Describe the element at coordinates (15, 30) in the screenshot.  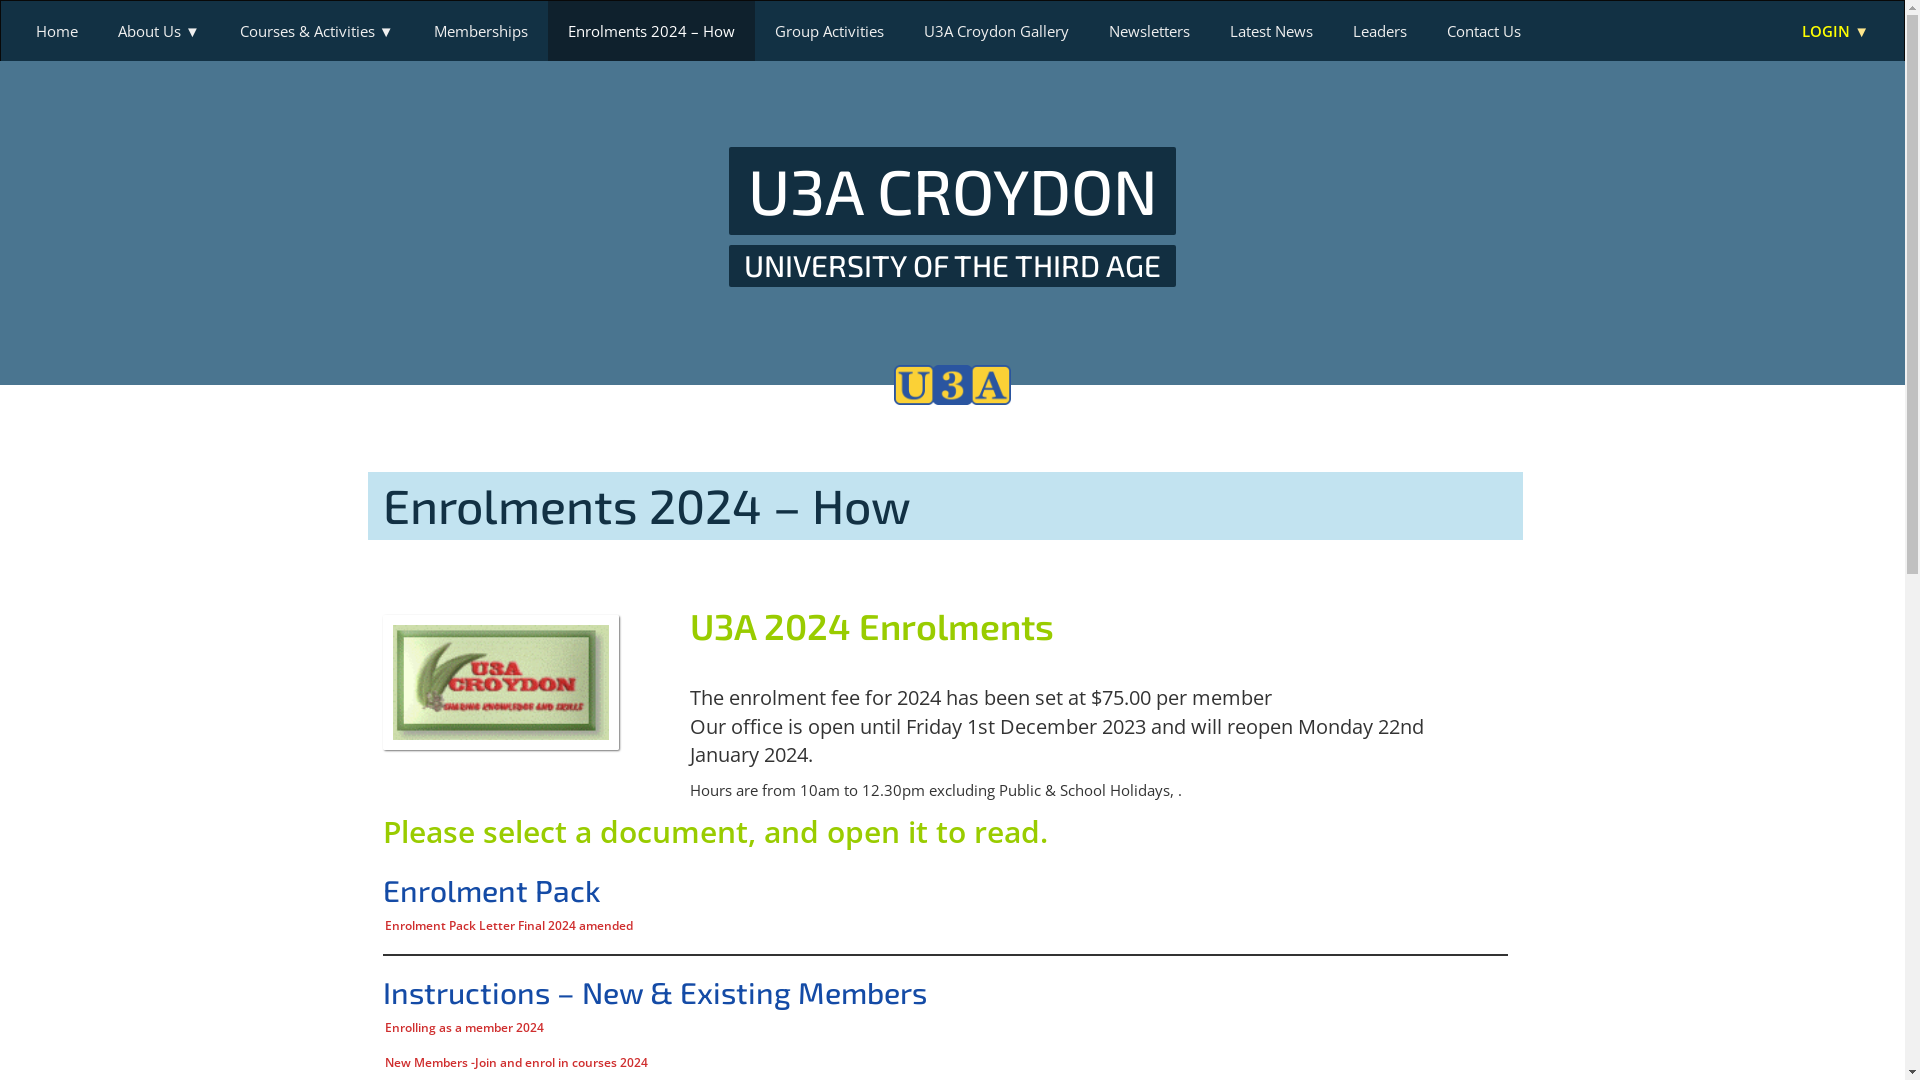
I see `'Home'` at that location.